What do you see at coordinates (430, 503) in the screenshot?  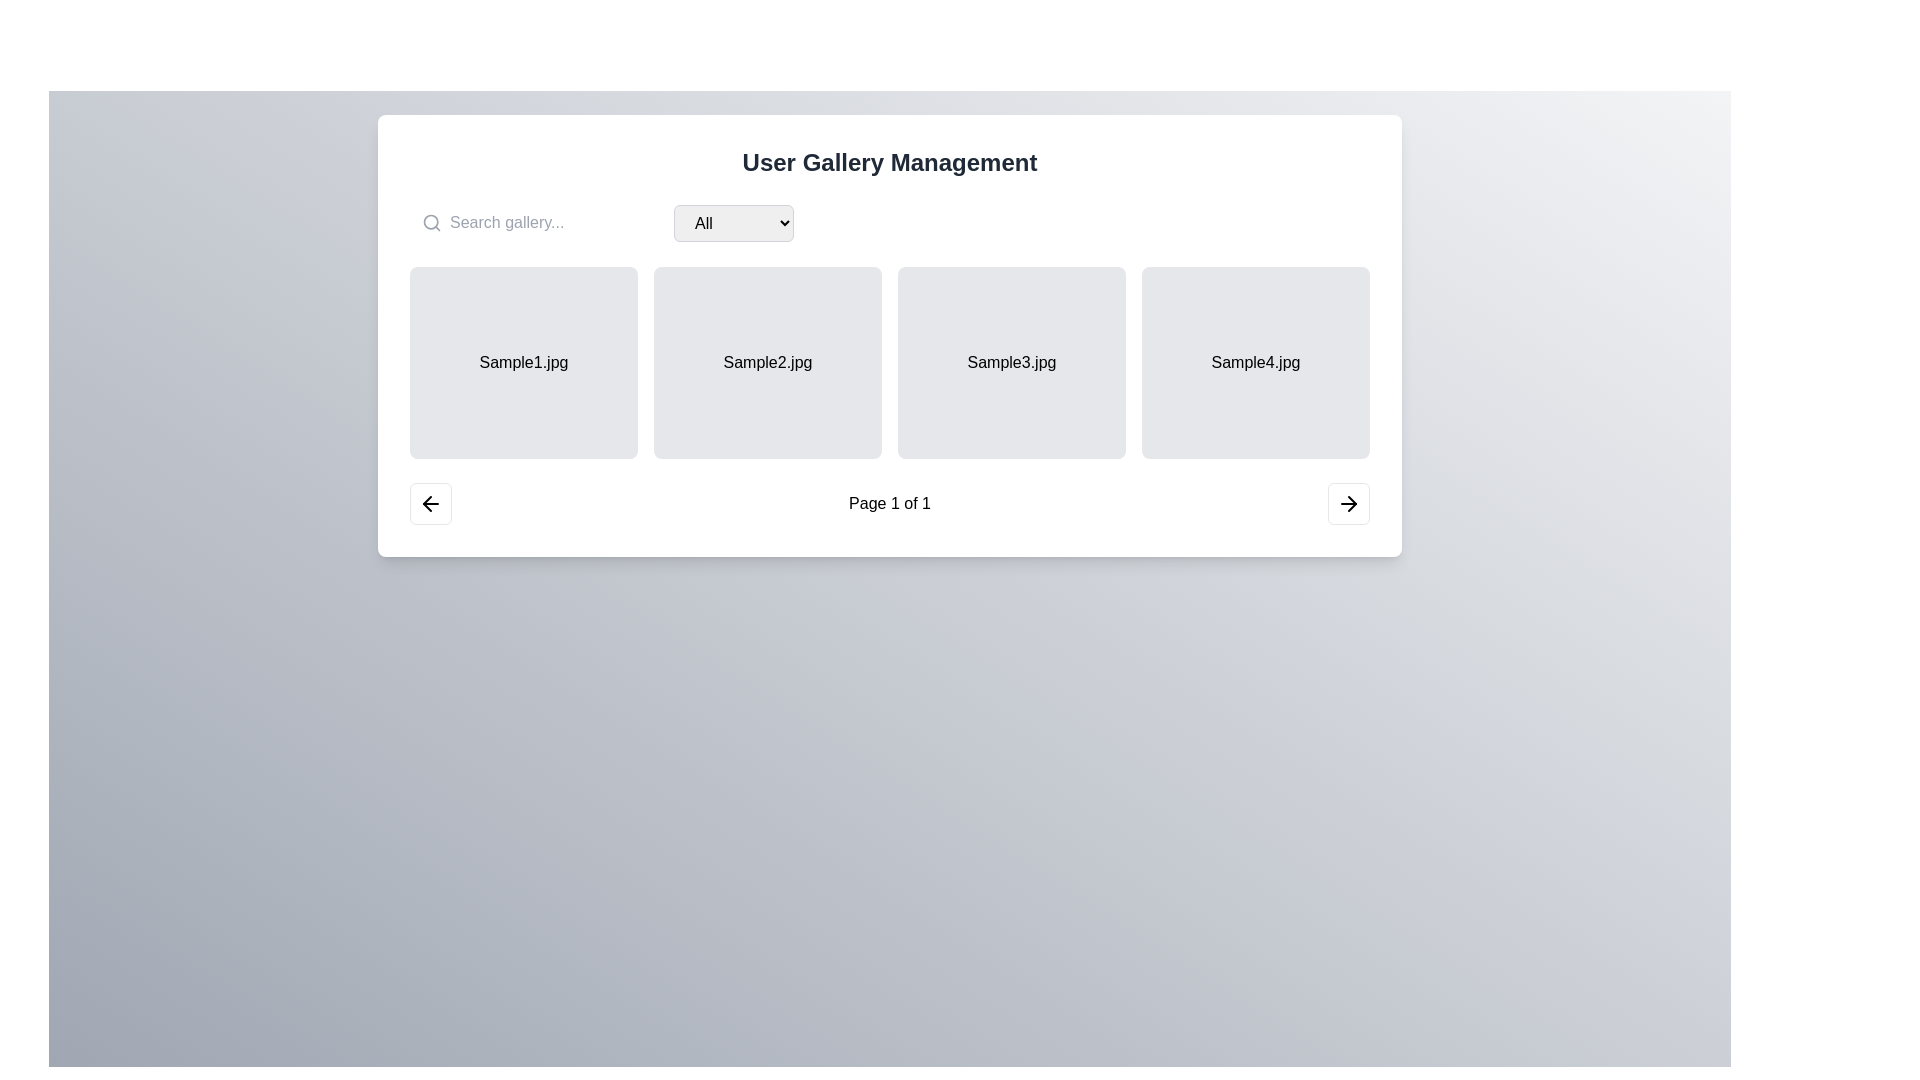 I see `the left-arrow icon, which serves as the backward navigation button in the gallery pagination controls, located in the bottom-left corner of the interface` at bounding box center [430, 503].